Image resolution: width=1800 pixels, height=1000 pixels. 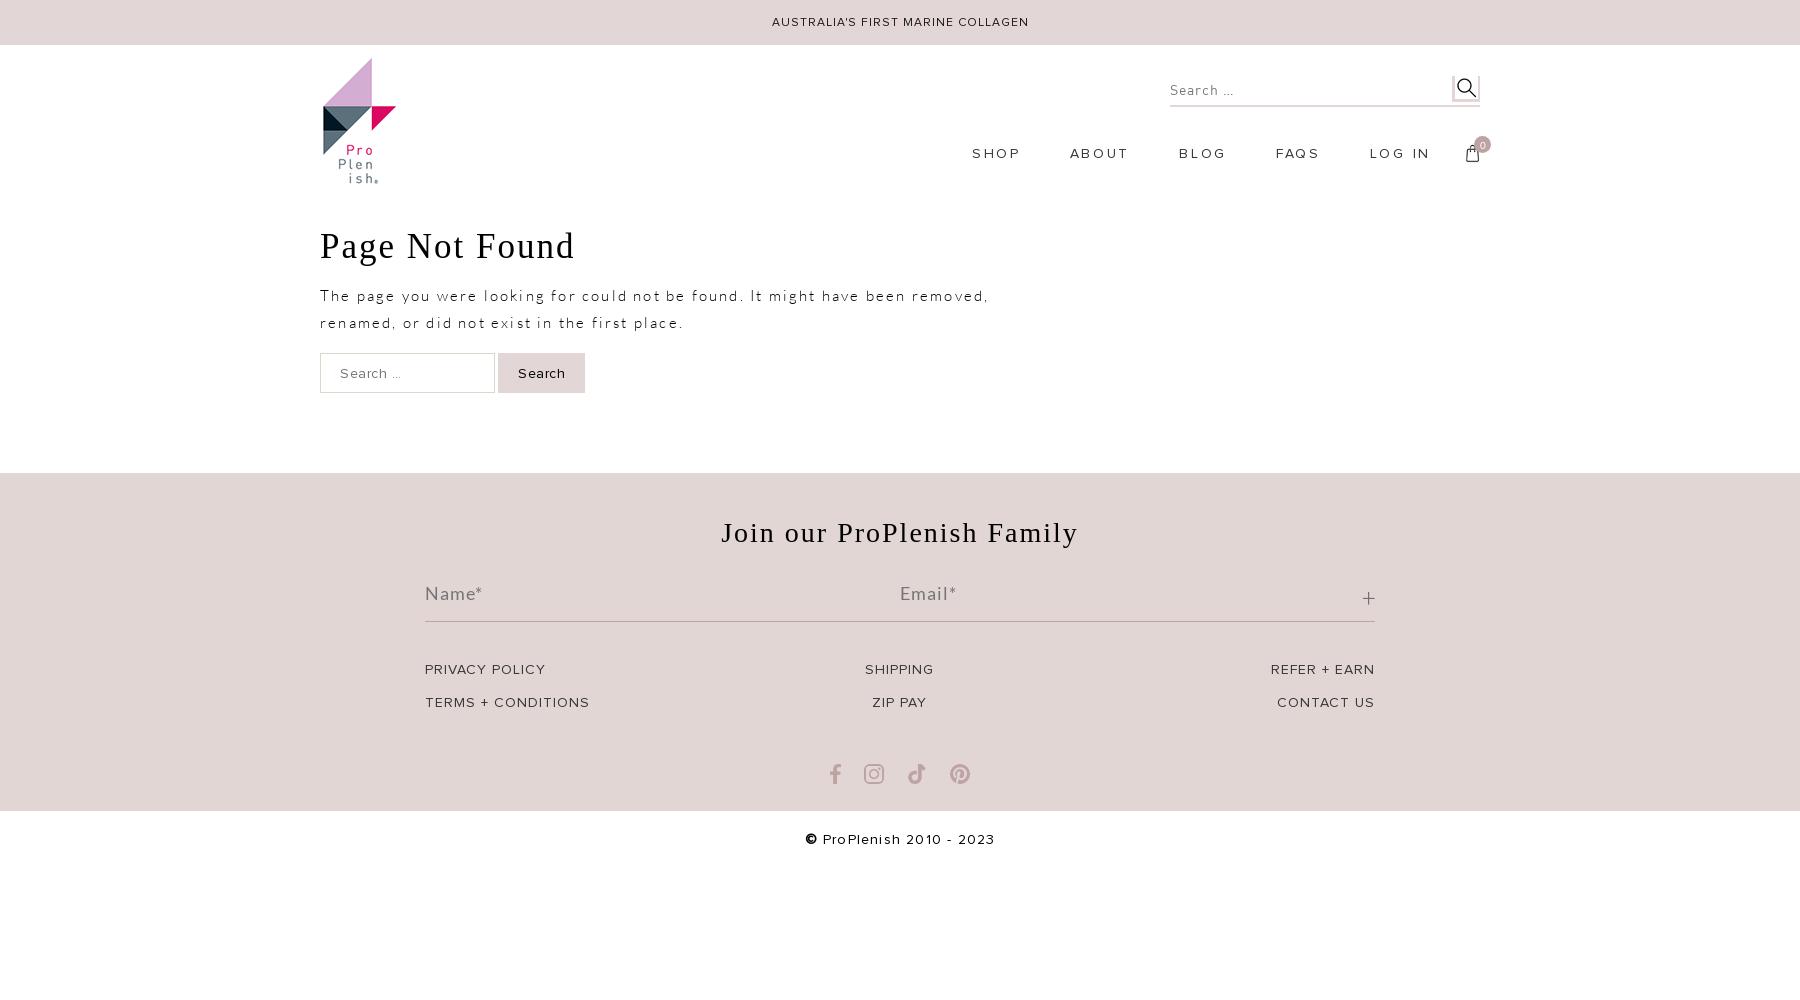 What do you see at coordinates (319, 308) in the screenshot?
I see `'The page you were looking for could not be found. It might have been removed, renamed, or did not exist in the first place.'` at bounding box center [319, 308].